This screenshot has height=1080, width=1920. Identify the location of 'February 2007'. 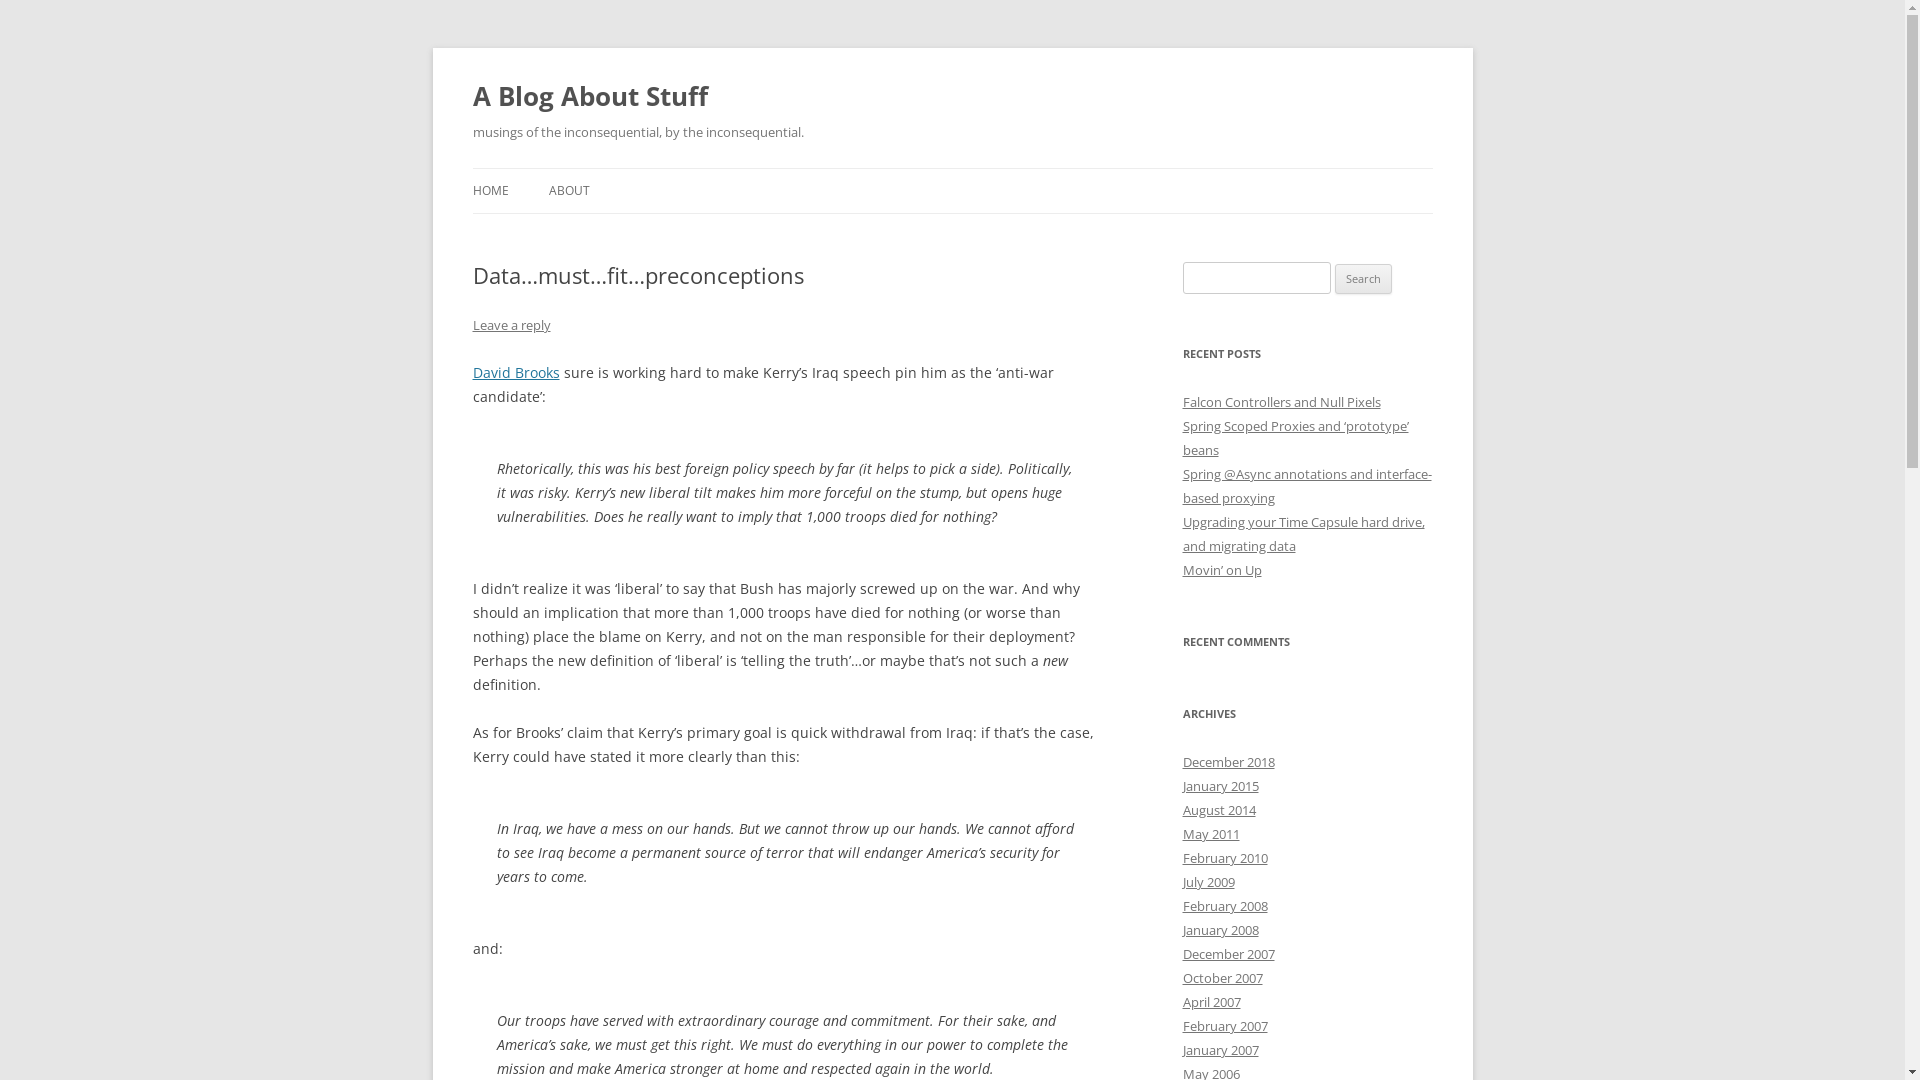
(1223, 1026).